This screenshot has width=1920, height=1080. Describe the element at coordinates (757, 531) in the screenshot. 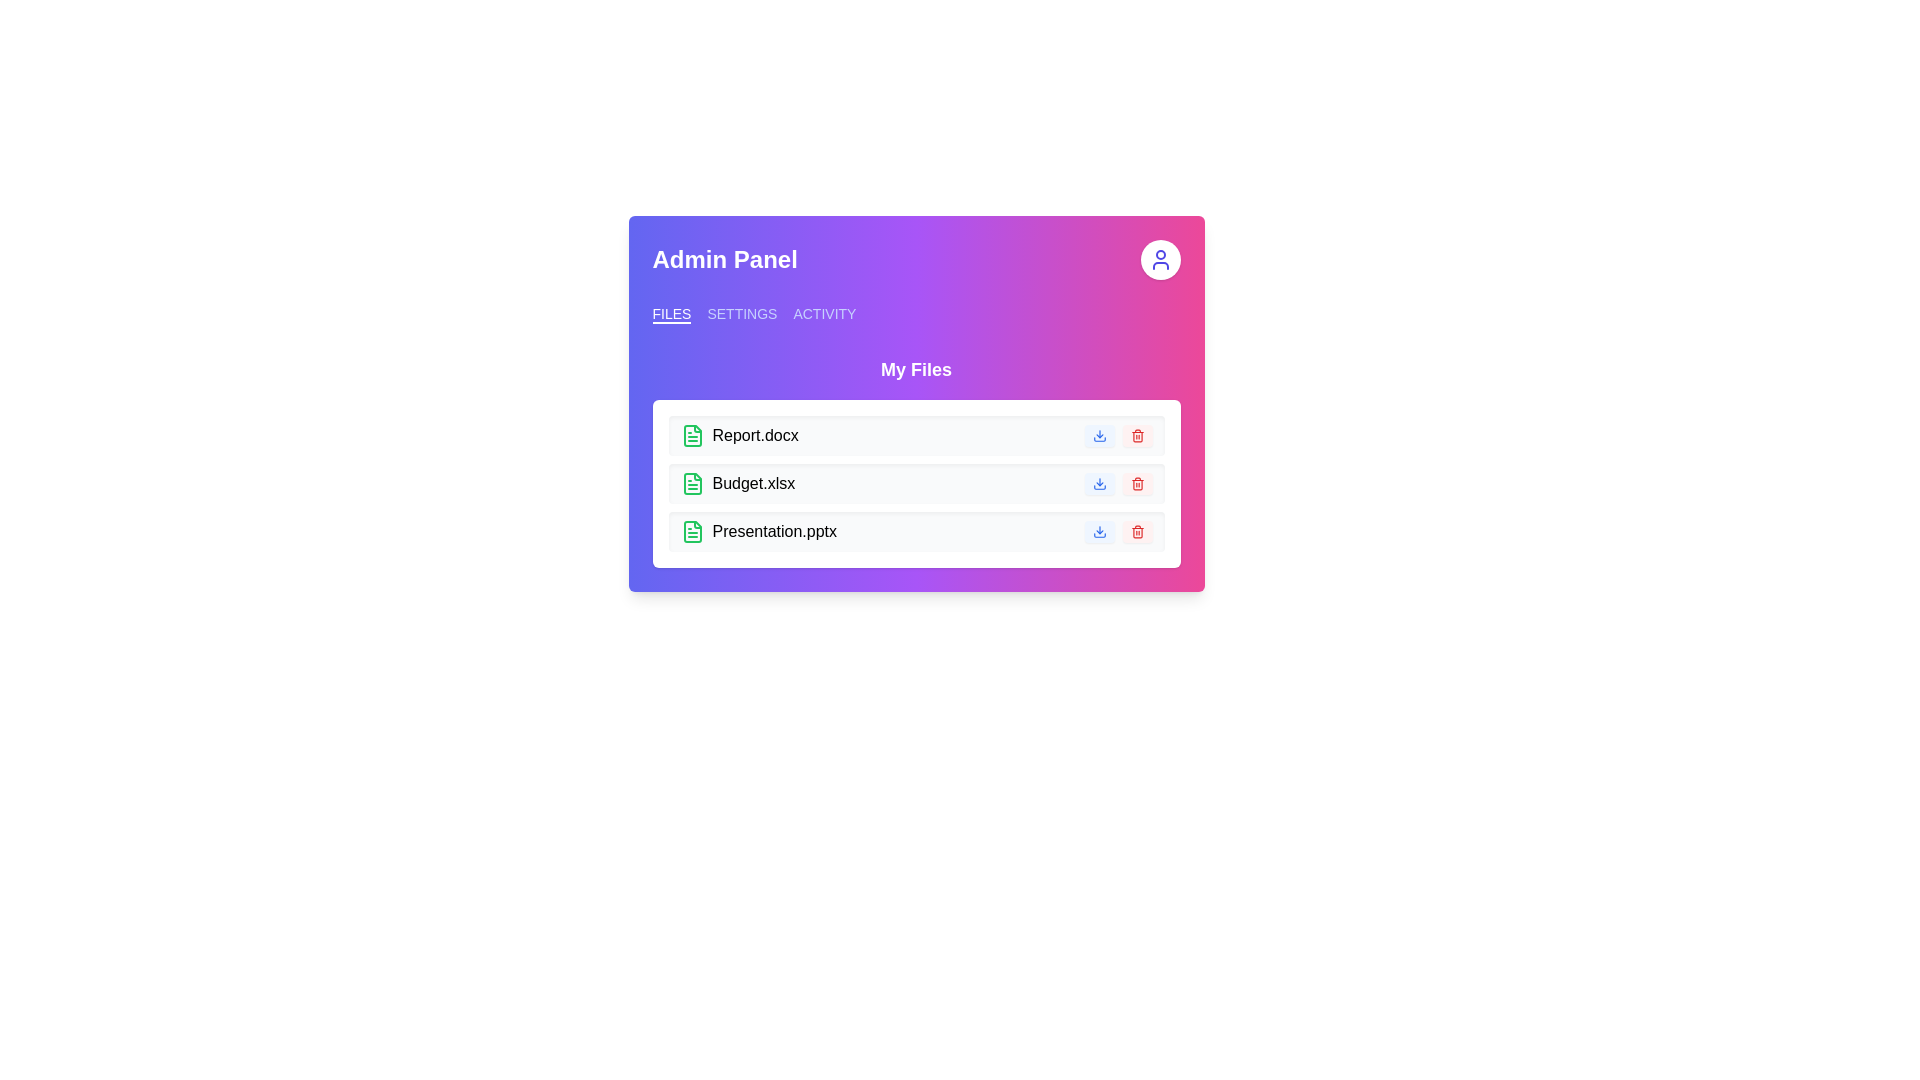

I see `the text label 'Presentation.pptx' which is accompanied by a green document icon, located in the third position of the file list under 'My Files' in the 'Admin Panel'` at that location.